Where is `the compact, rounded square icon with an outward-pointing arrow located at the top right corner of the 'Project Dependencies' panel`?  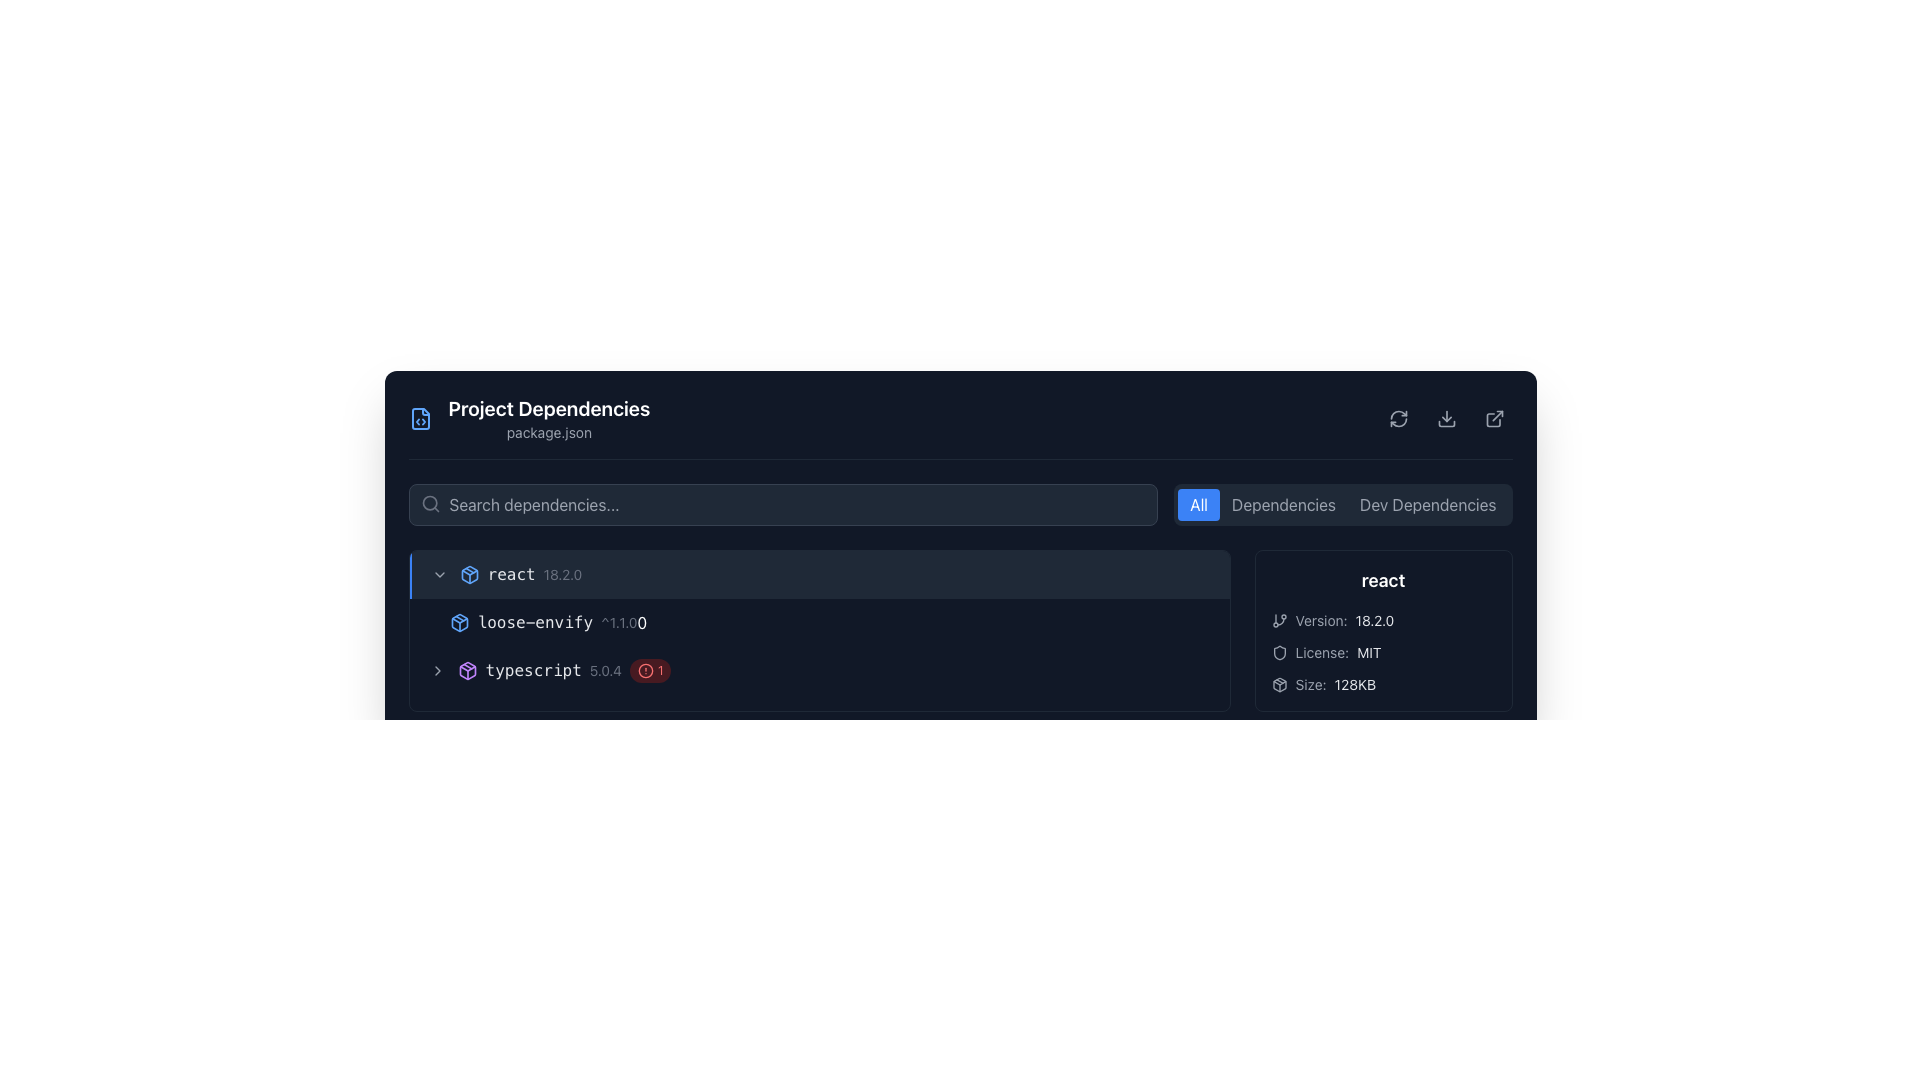 the compact, rounded square icon with an outward-pointing arrow located at the top right corner of the 'Project Dependencies' panel is located at coordinates (1494, 418).